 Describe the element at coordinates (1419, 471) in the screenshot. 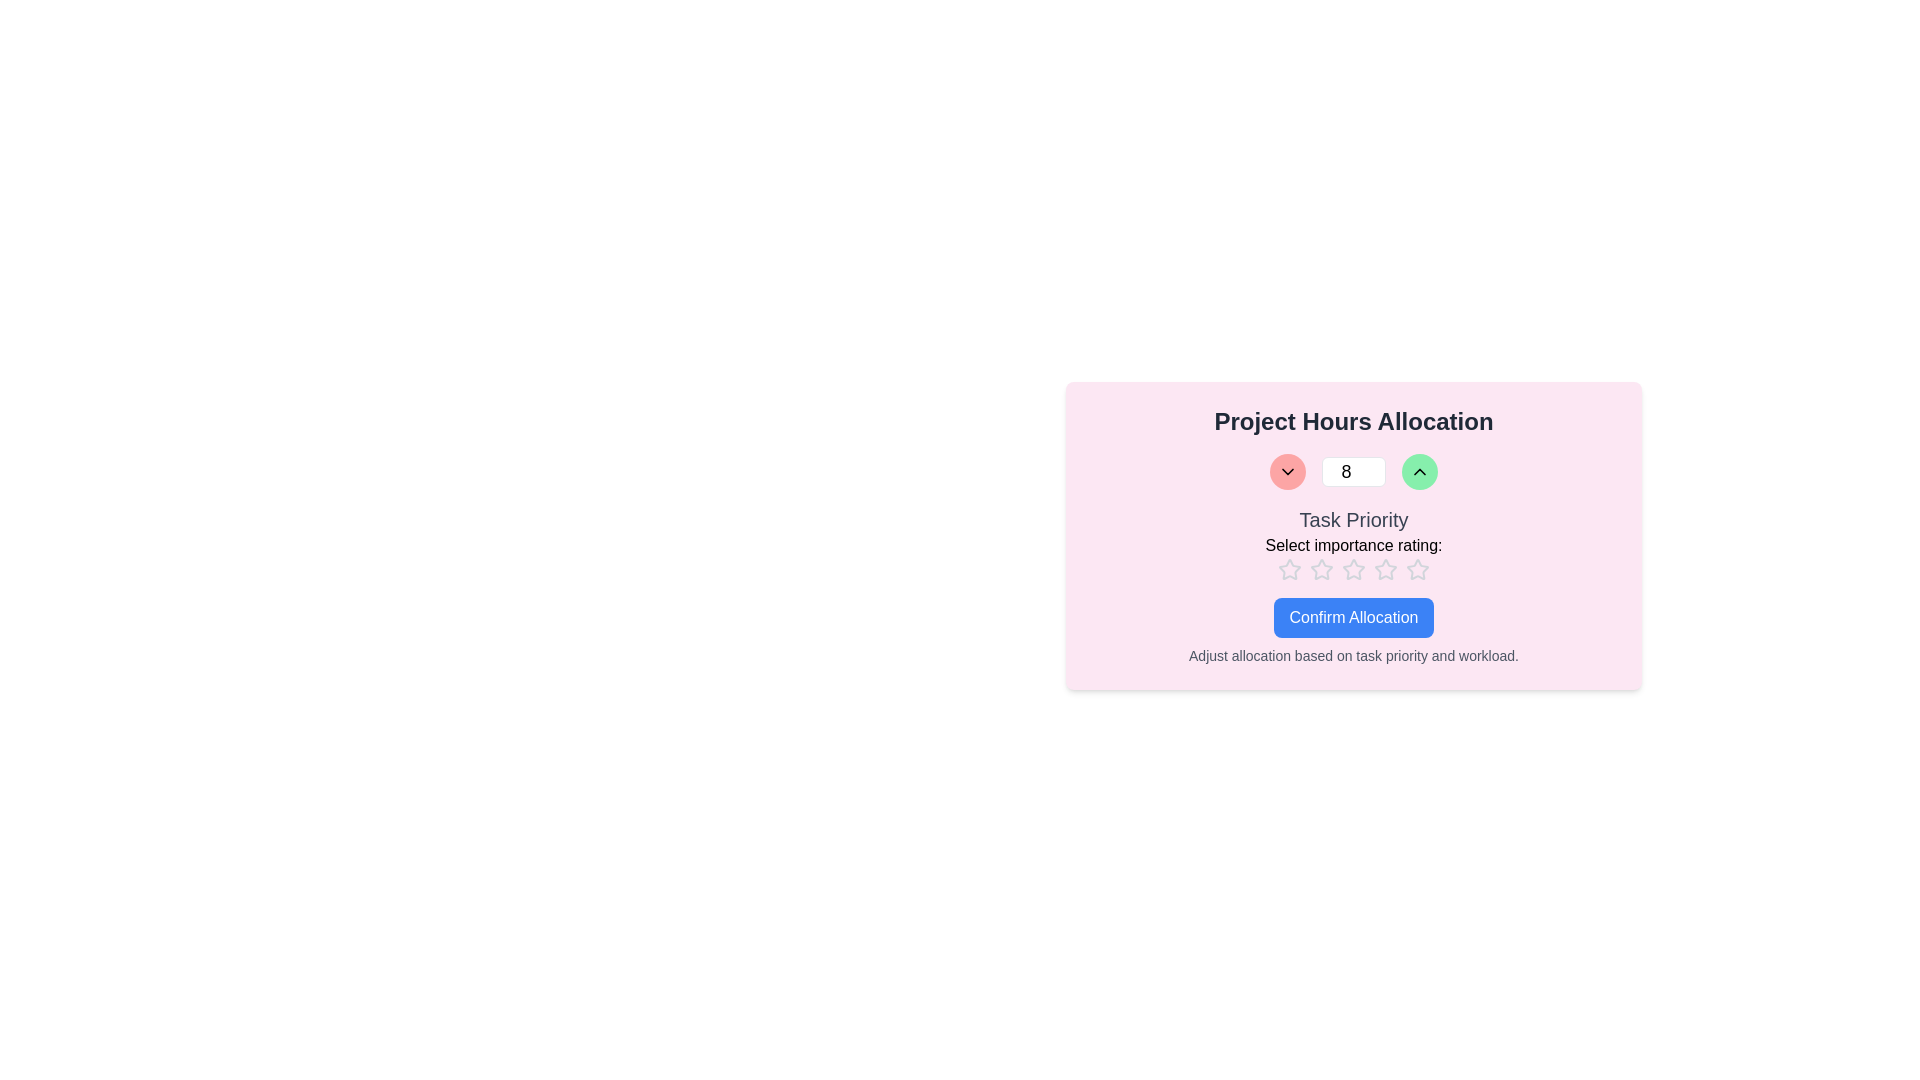

I see `the Increment button, represented as an upward chevron icon inside a green circular button` at that location.